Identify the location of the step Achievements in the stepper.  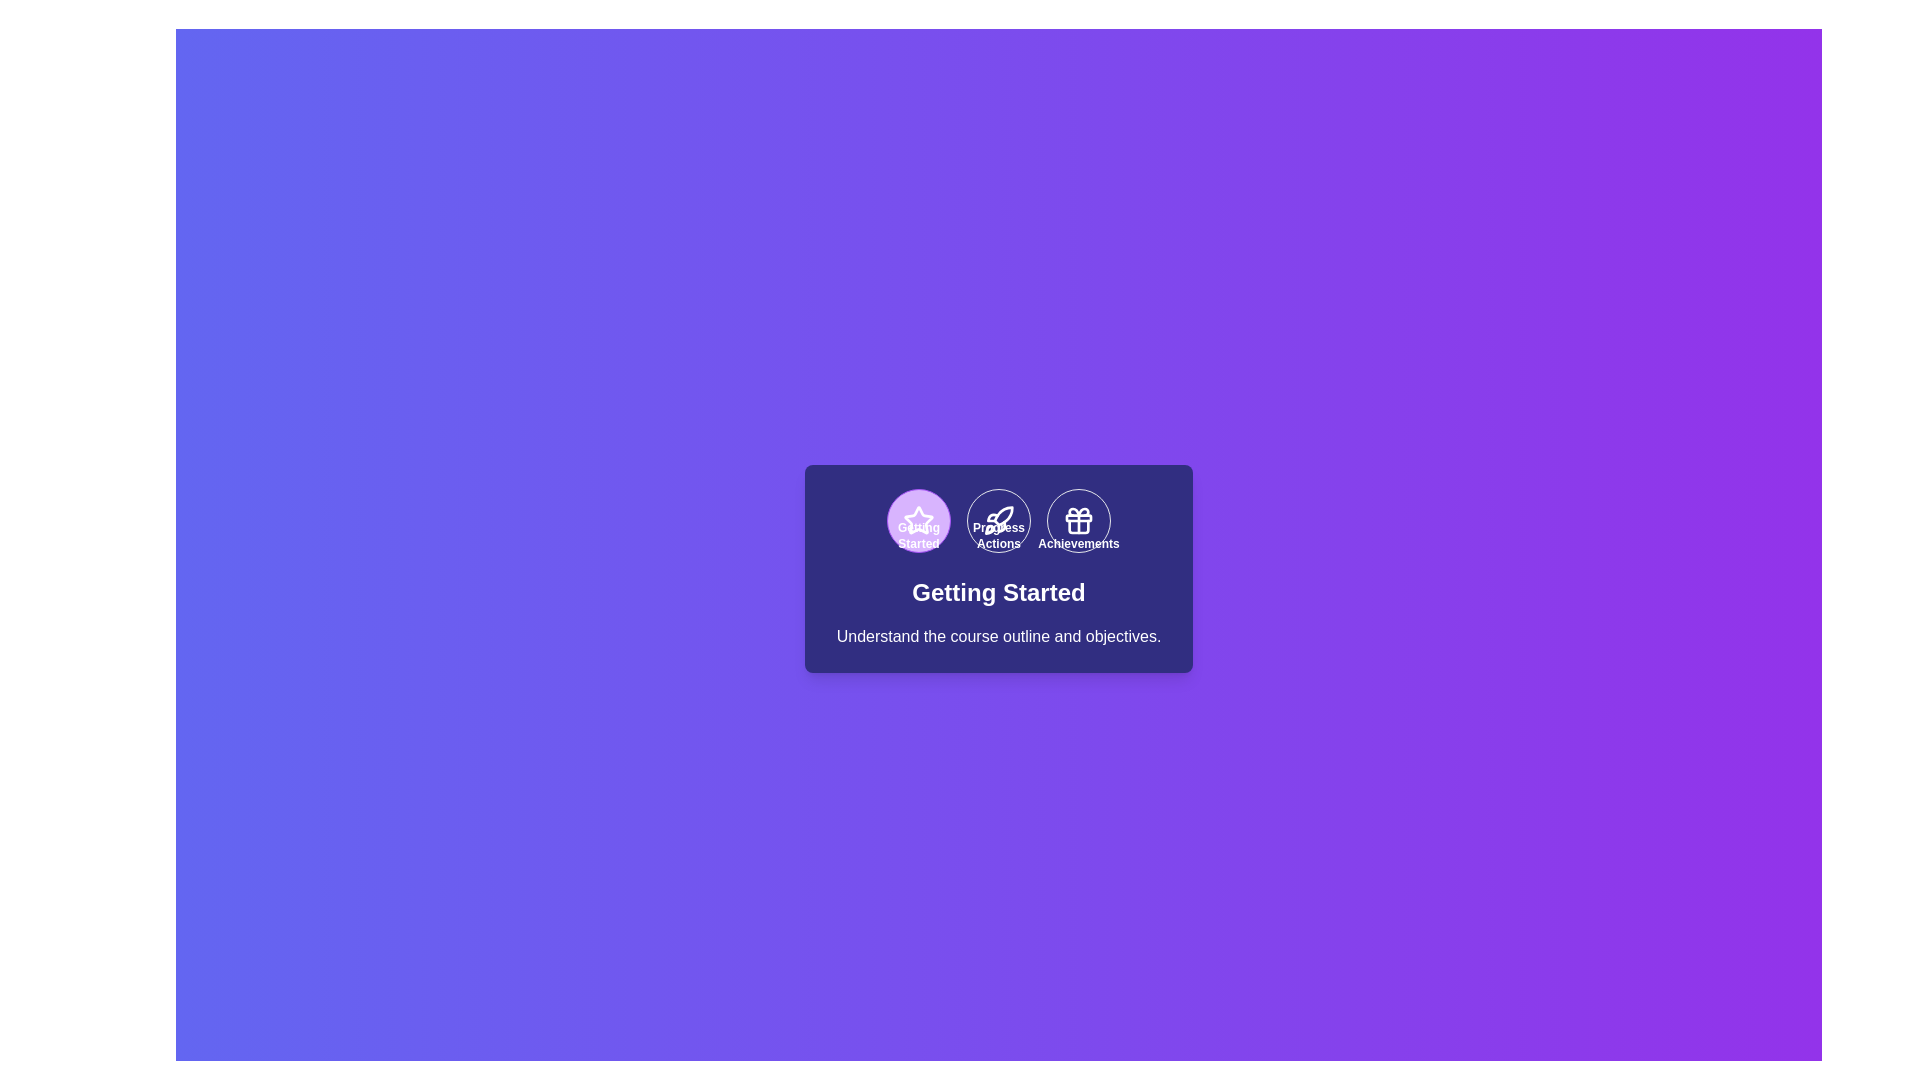
(1078, 519).